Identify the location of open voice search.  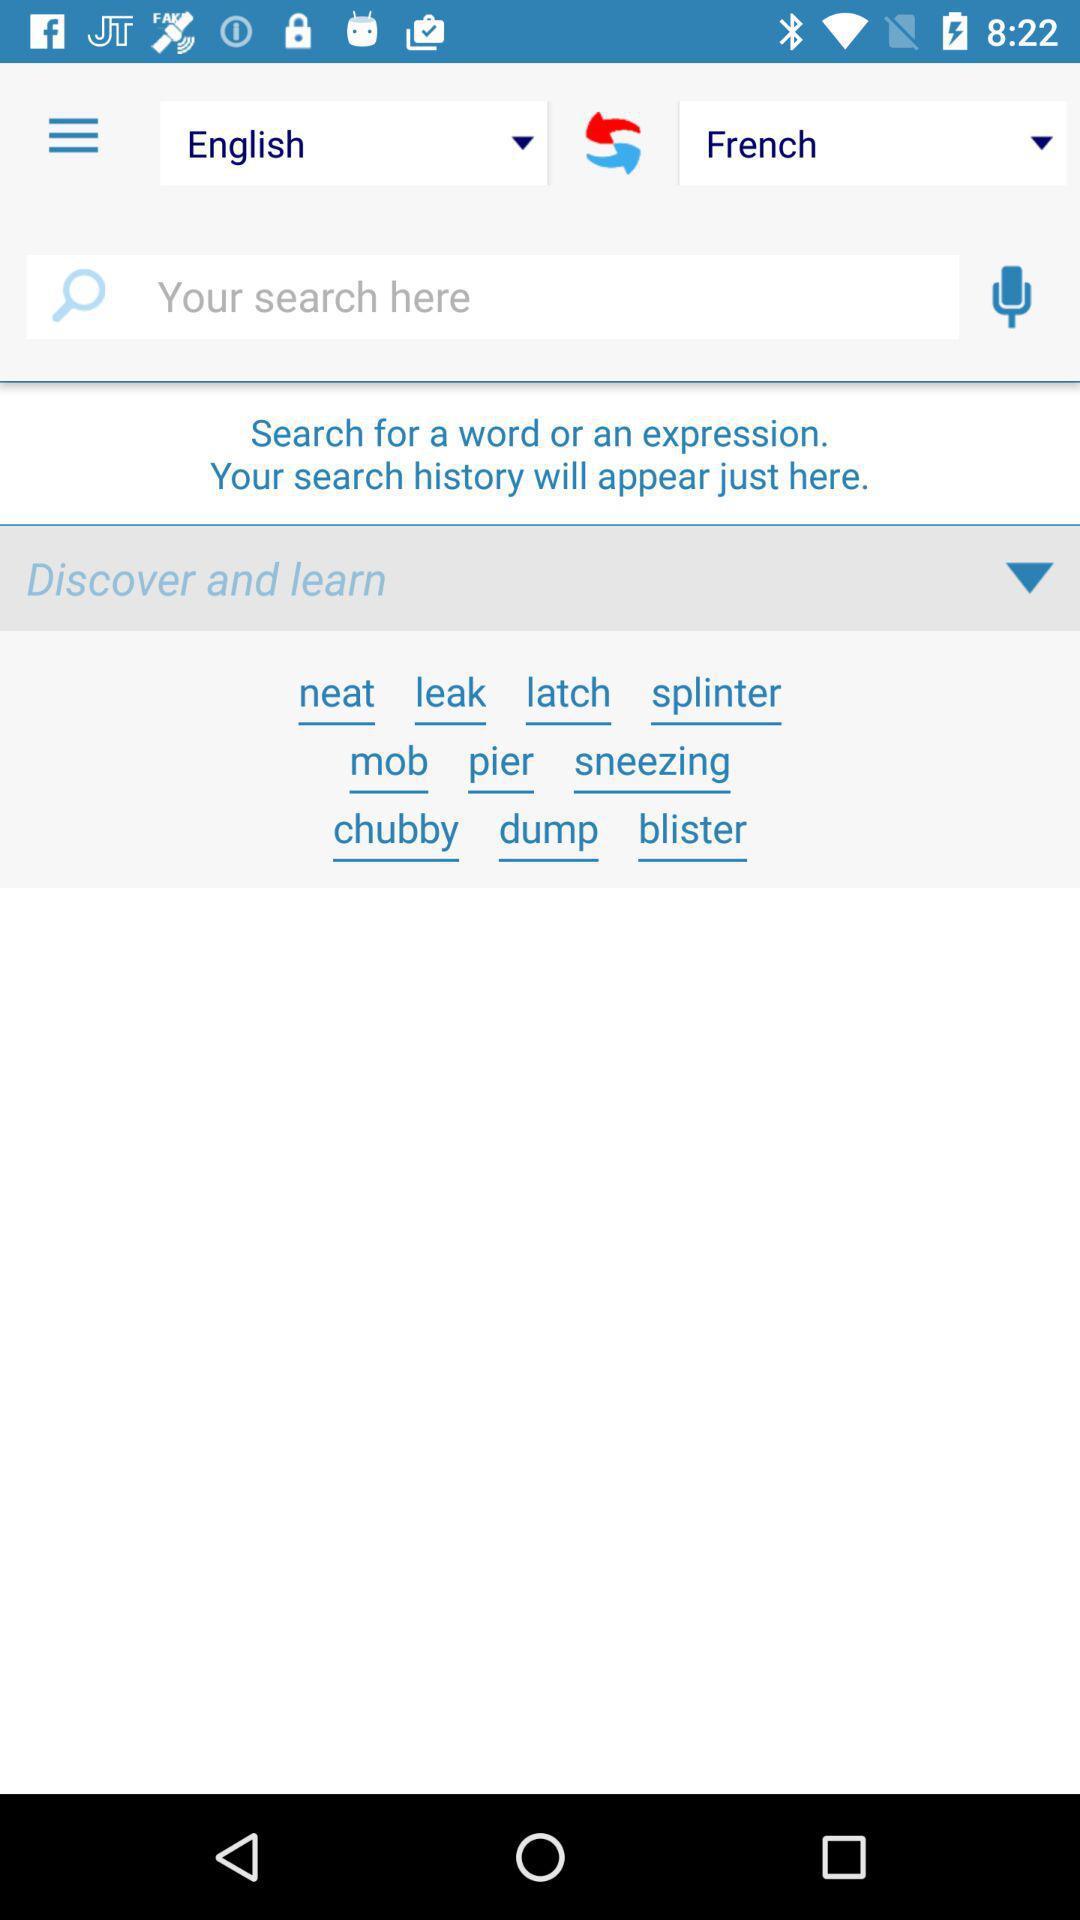
(1011, 296).